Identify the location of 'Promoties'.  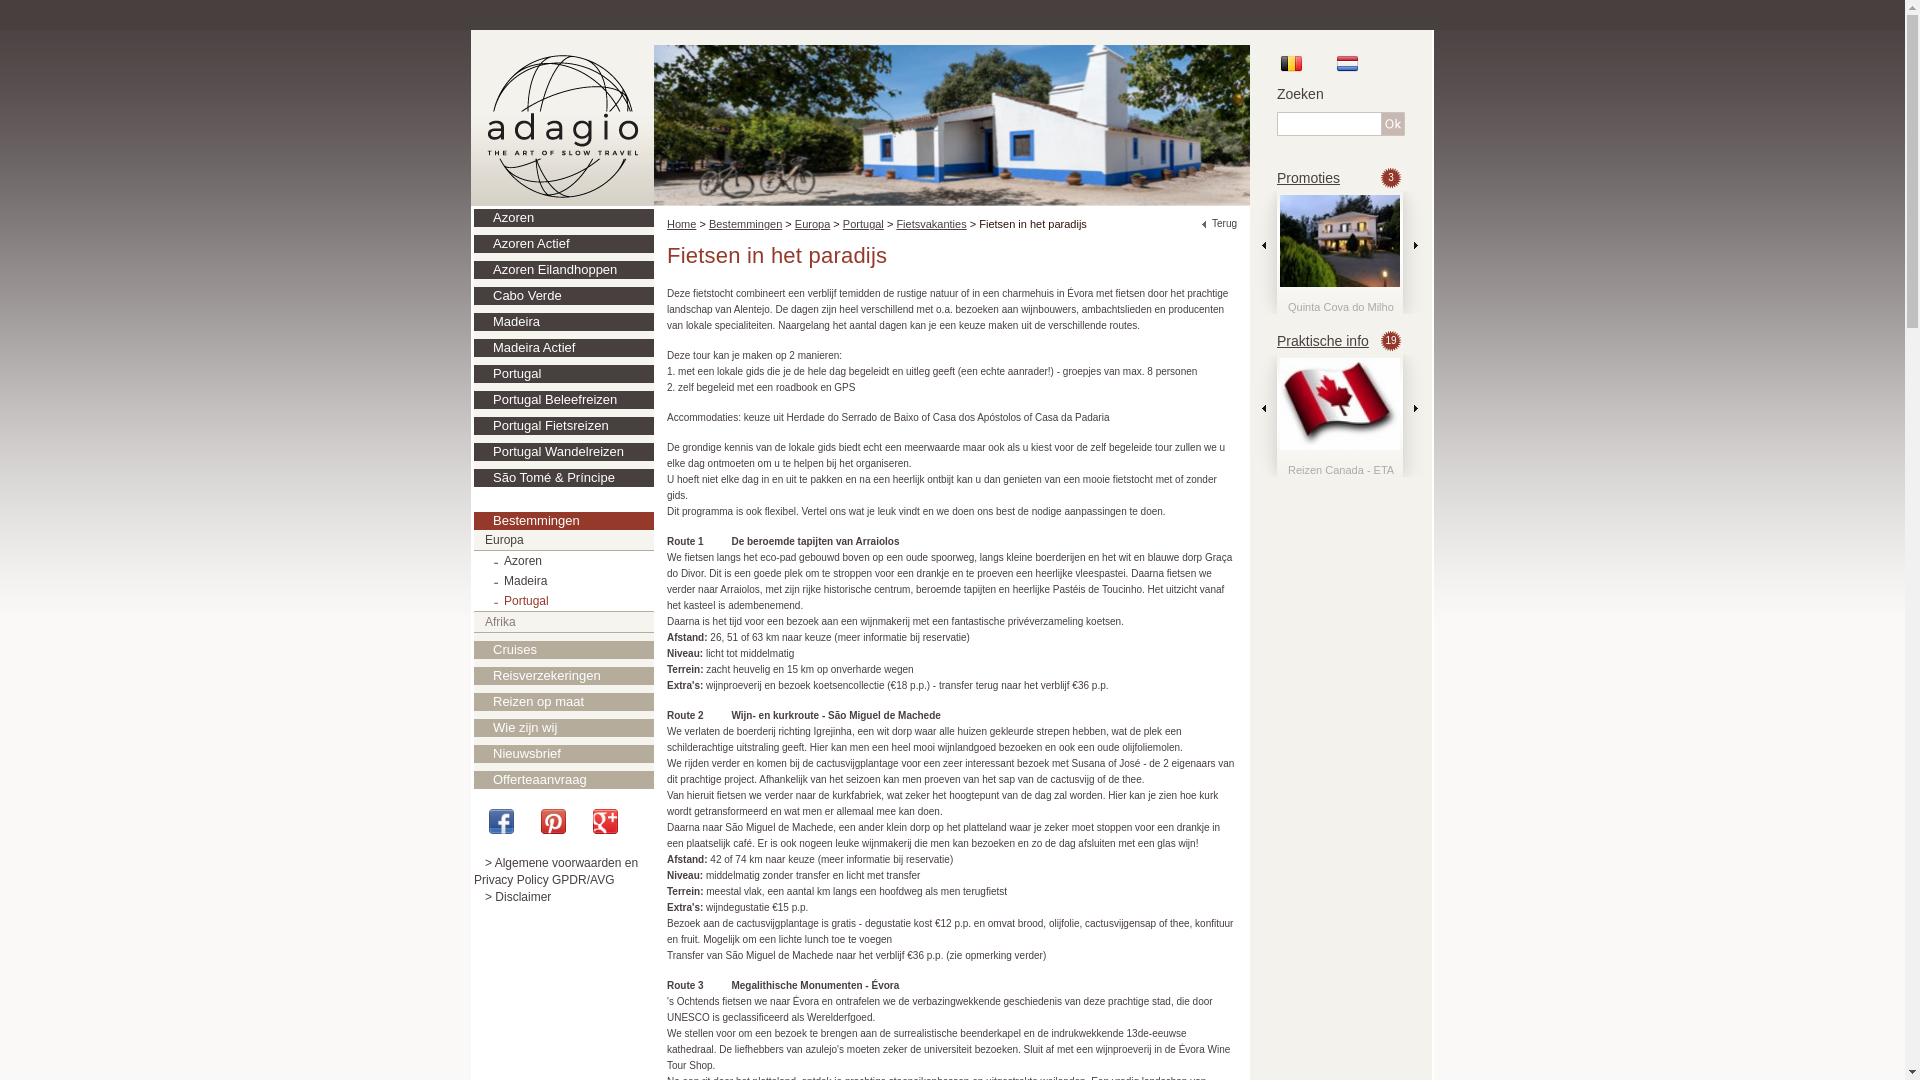
(1275, 176).